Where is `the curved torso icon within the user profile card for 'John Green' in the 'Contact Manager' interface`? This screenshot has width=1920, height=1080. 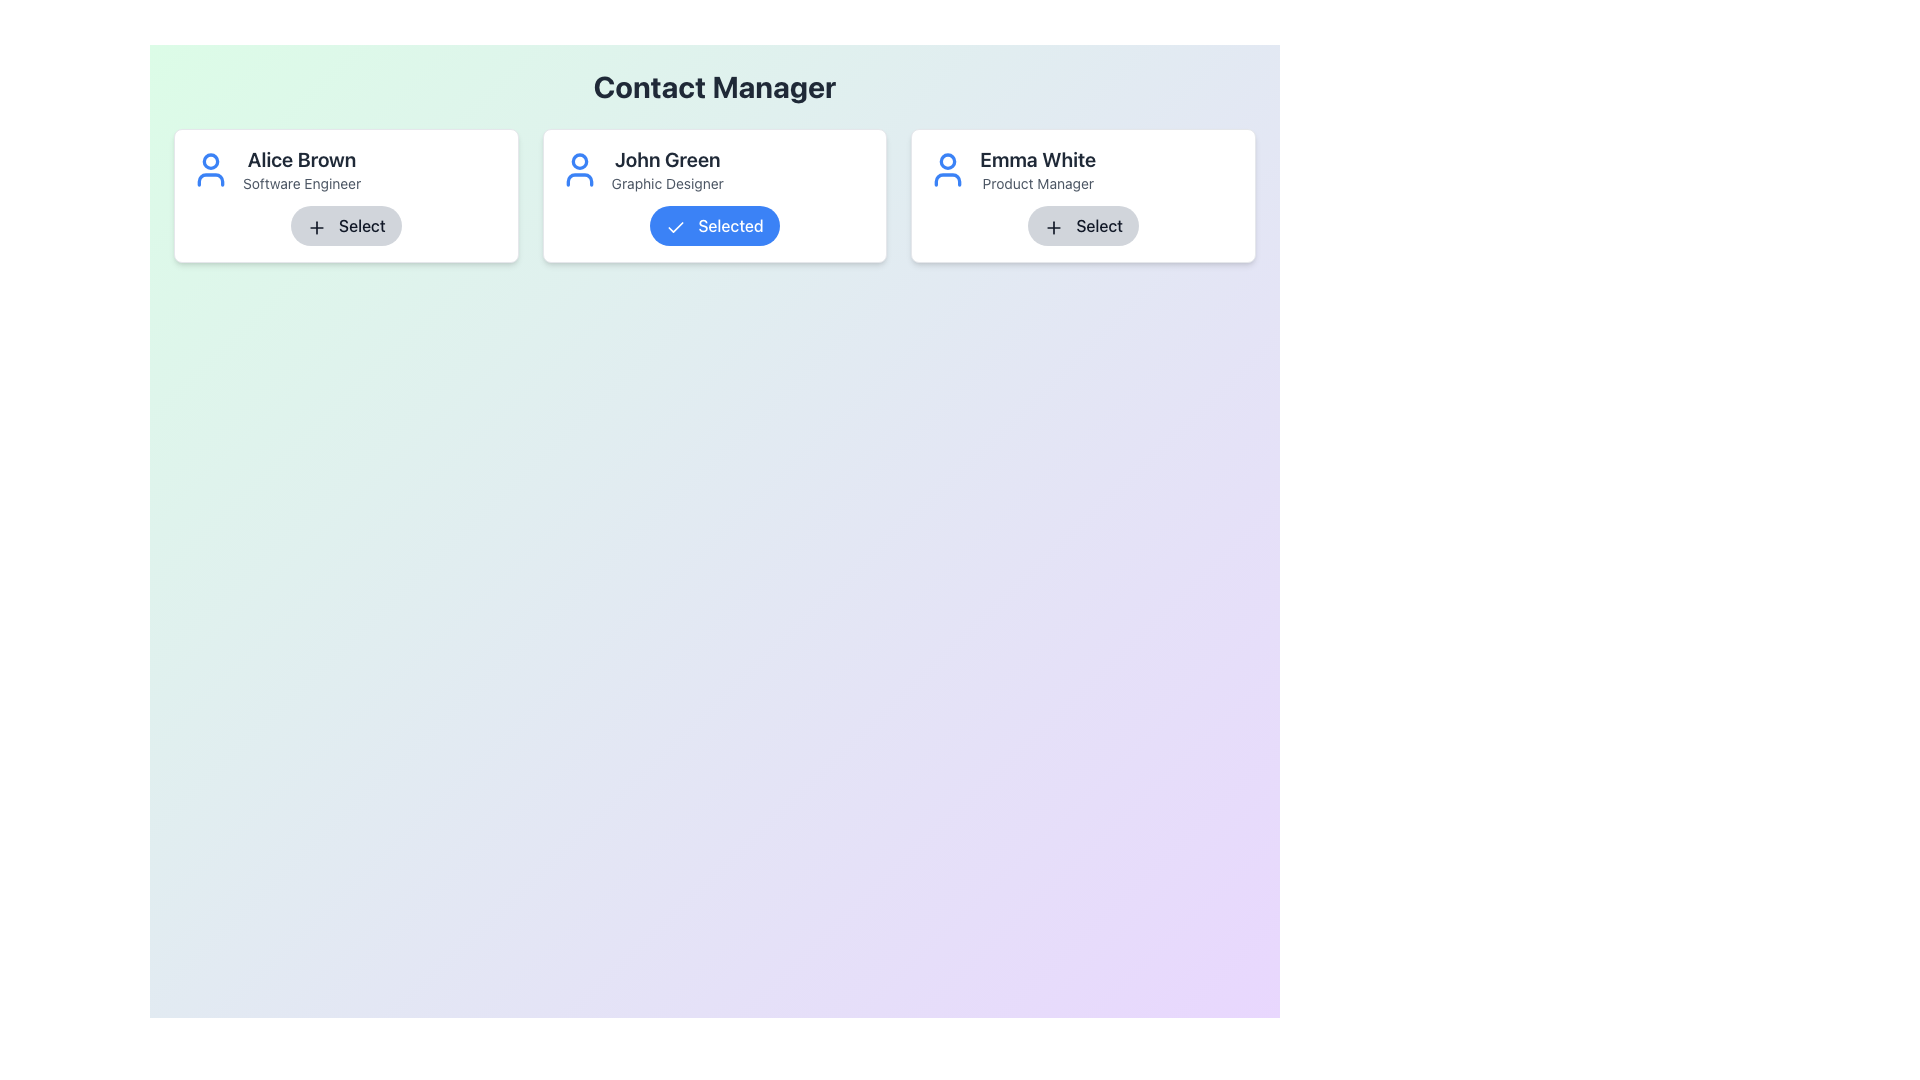
the curved torso icon within the user profile card for 'John Green' in the 'Contact Manager' interface is located at coordinates (578, 180).